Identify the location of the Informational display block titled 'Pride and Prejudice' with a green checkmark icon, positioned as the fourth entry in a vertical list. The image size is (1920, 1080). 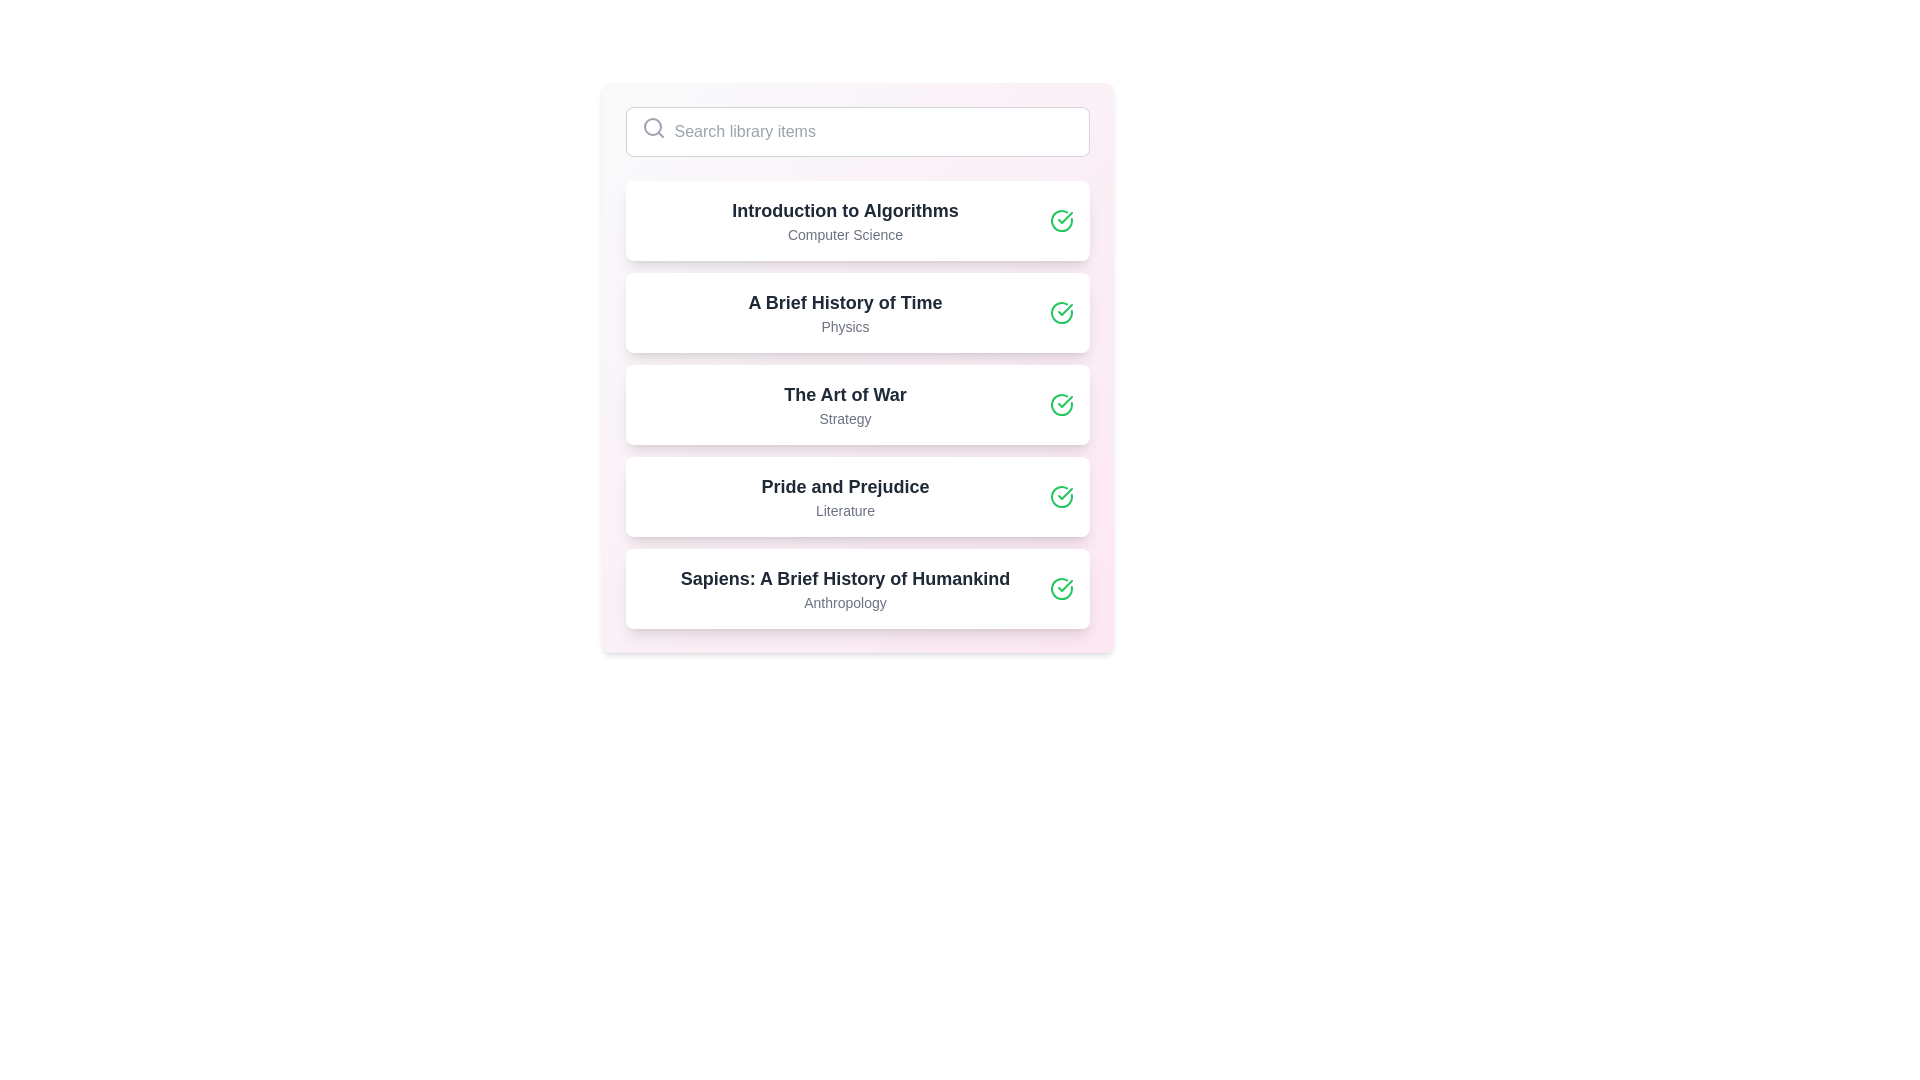
(857, 496).